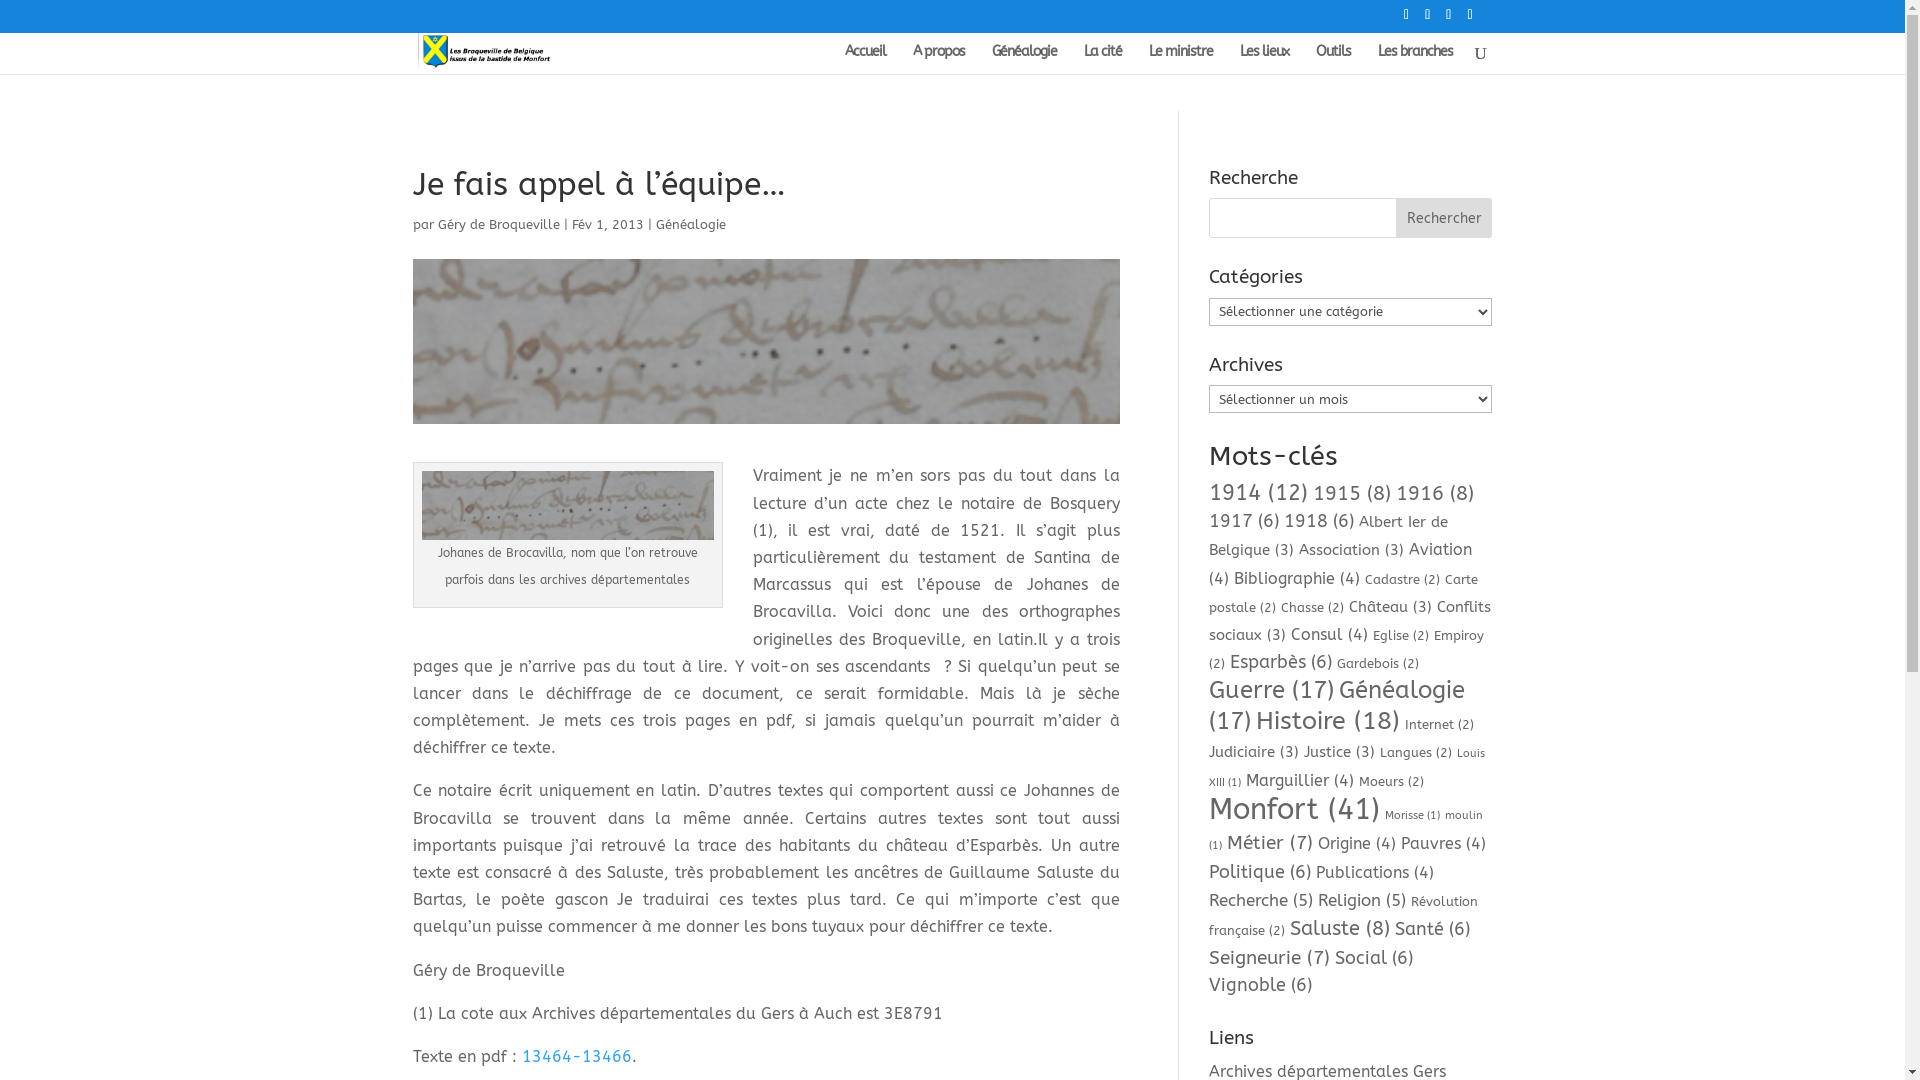 The width and height of the screenshot is (1920, 1080). What do you see at coordinates (1333, 58) in the screenshot?
I see `'Outils'` at bounding box center [1333, 58].